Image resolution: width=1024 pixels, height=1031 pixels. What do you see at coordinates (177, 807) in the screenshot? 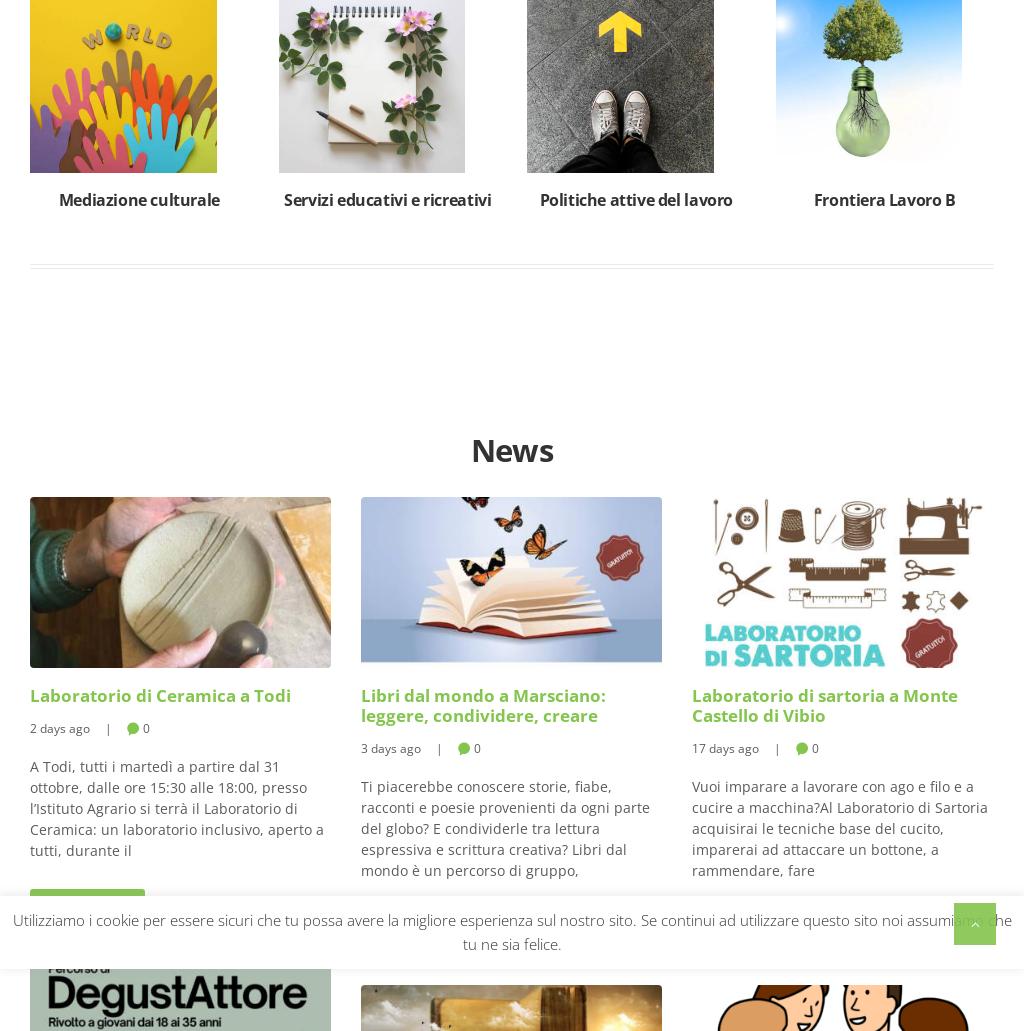
I see `'A Todi, tutti i martedì a partire dal 31 ottobre, dalle ore 15:30 alle 18:00, presso l’Istituto Agrario si terrà il Laboratorio di Ceramica: un laboratorio inclusivo, aperto a tutti, durante il'` at bounding box center [177, 807].